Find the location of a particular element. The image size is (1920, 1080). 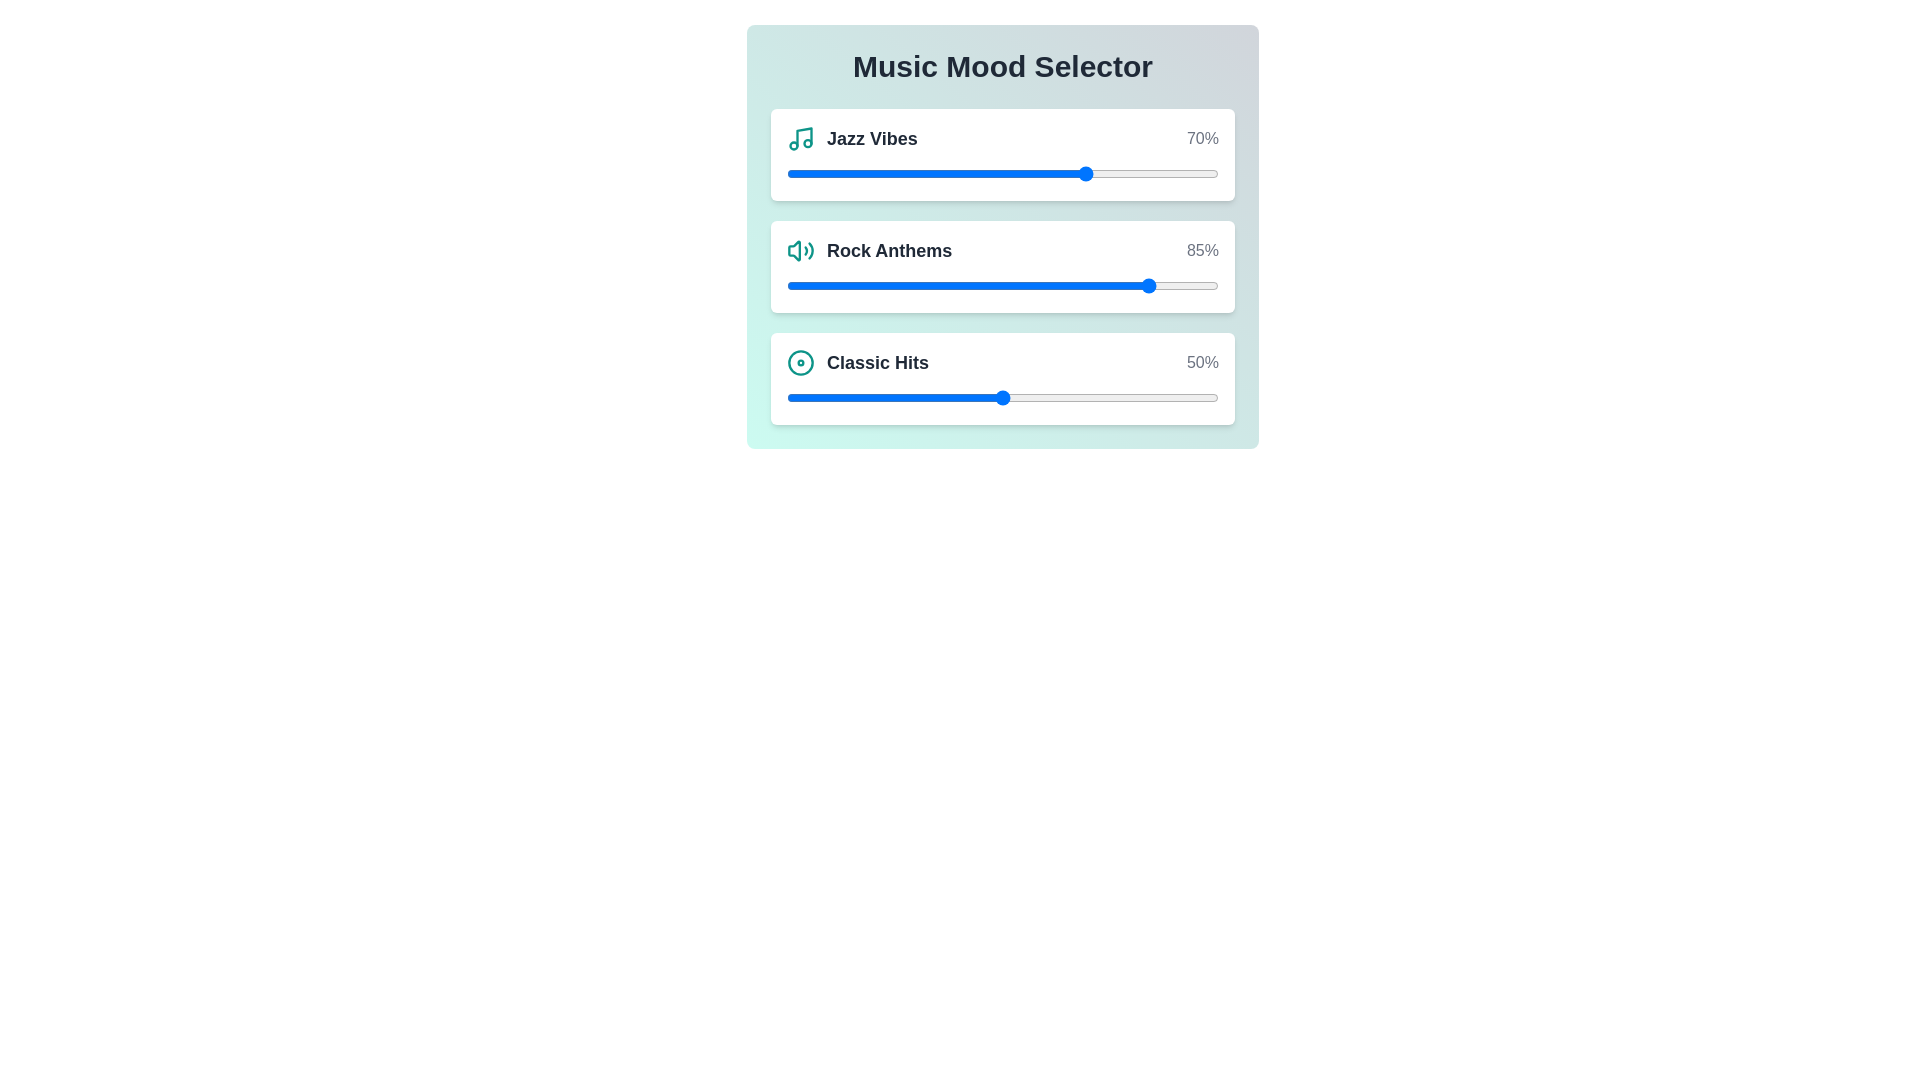

the intensity of the 'Jazz Vibes' track to 2% by moving the slider is located at coordinates (794, 172).